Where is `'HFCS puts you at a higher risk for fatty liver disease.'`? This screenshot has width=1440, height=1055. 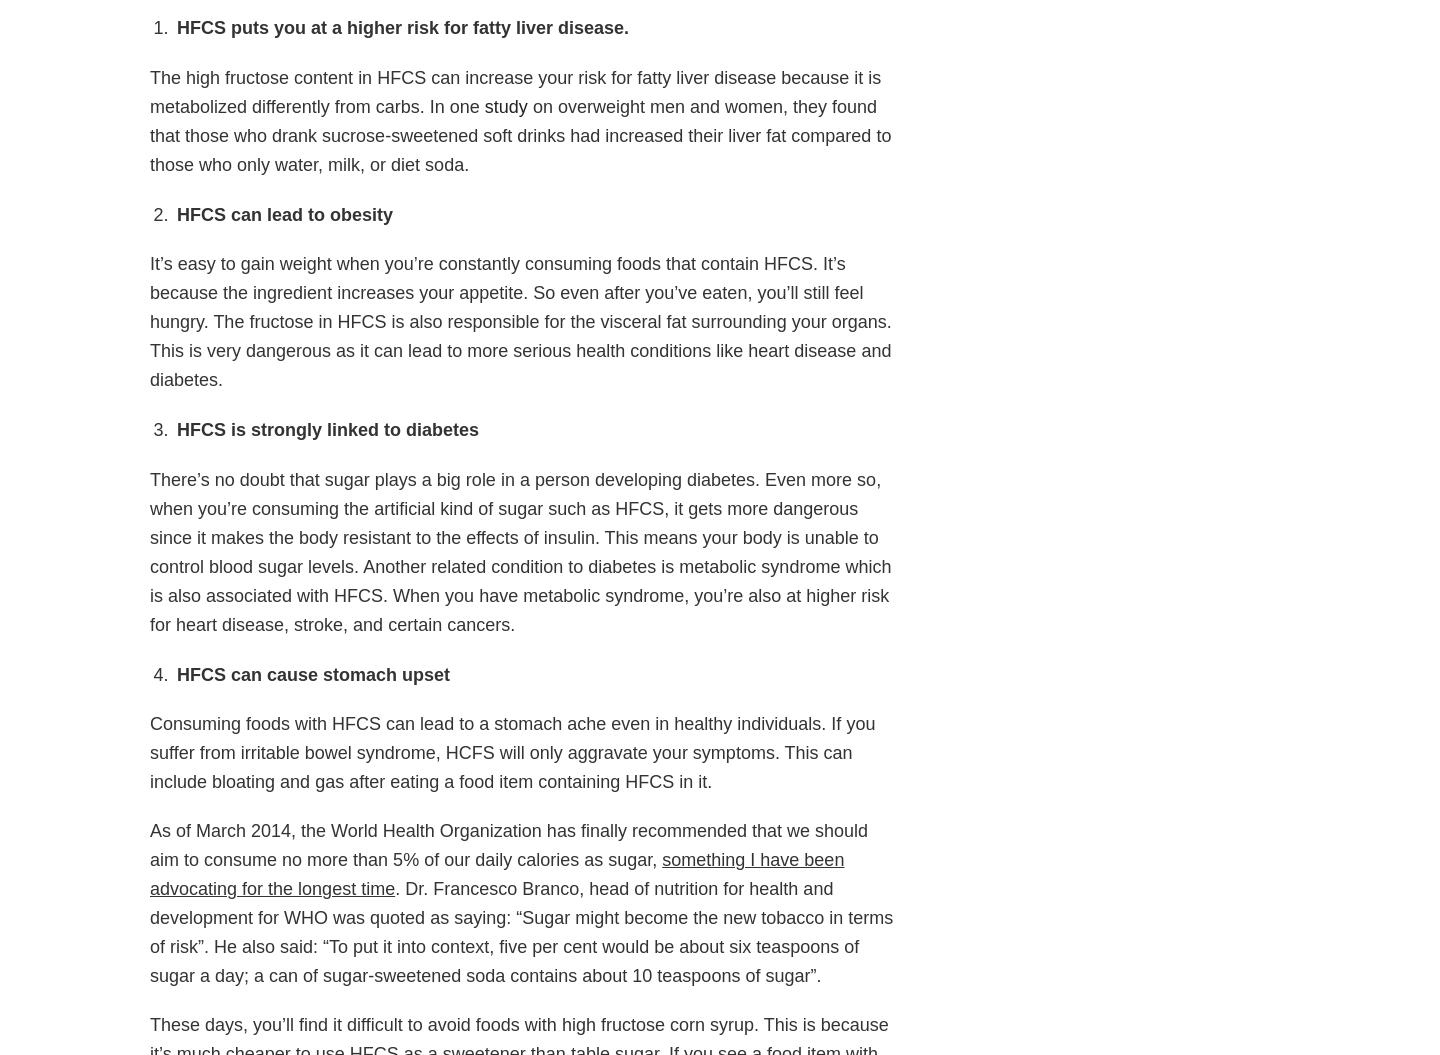
'HFCS puts you at a higher risk for fatty liver disease.' is located at coordinates (401, 27).